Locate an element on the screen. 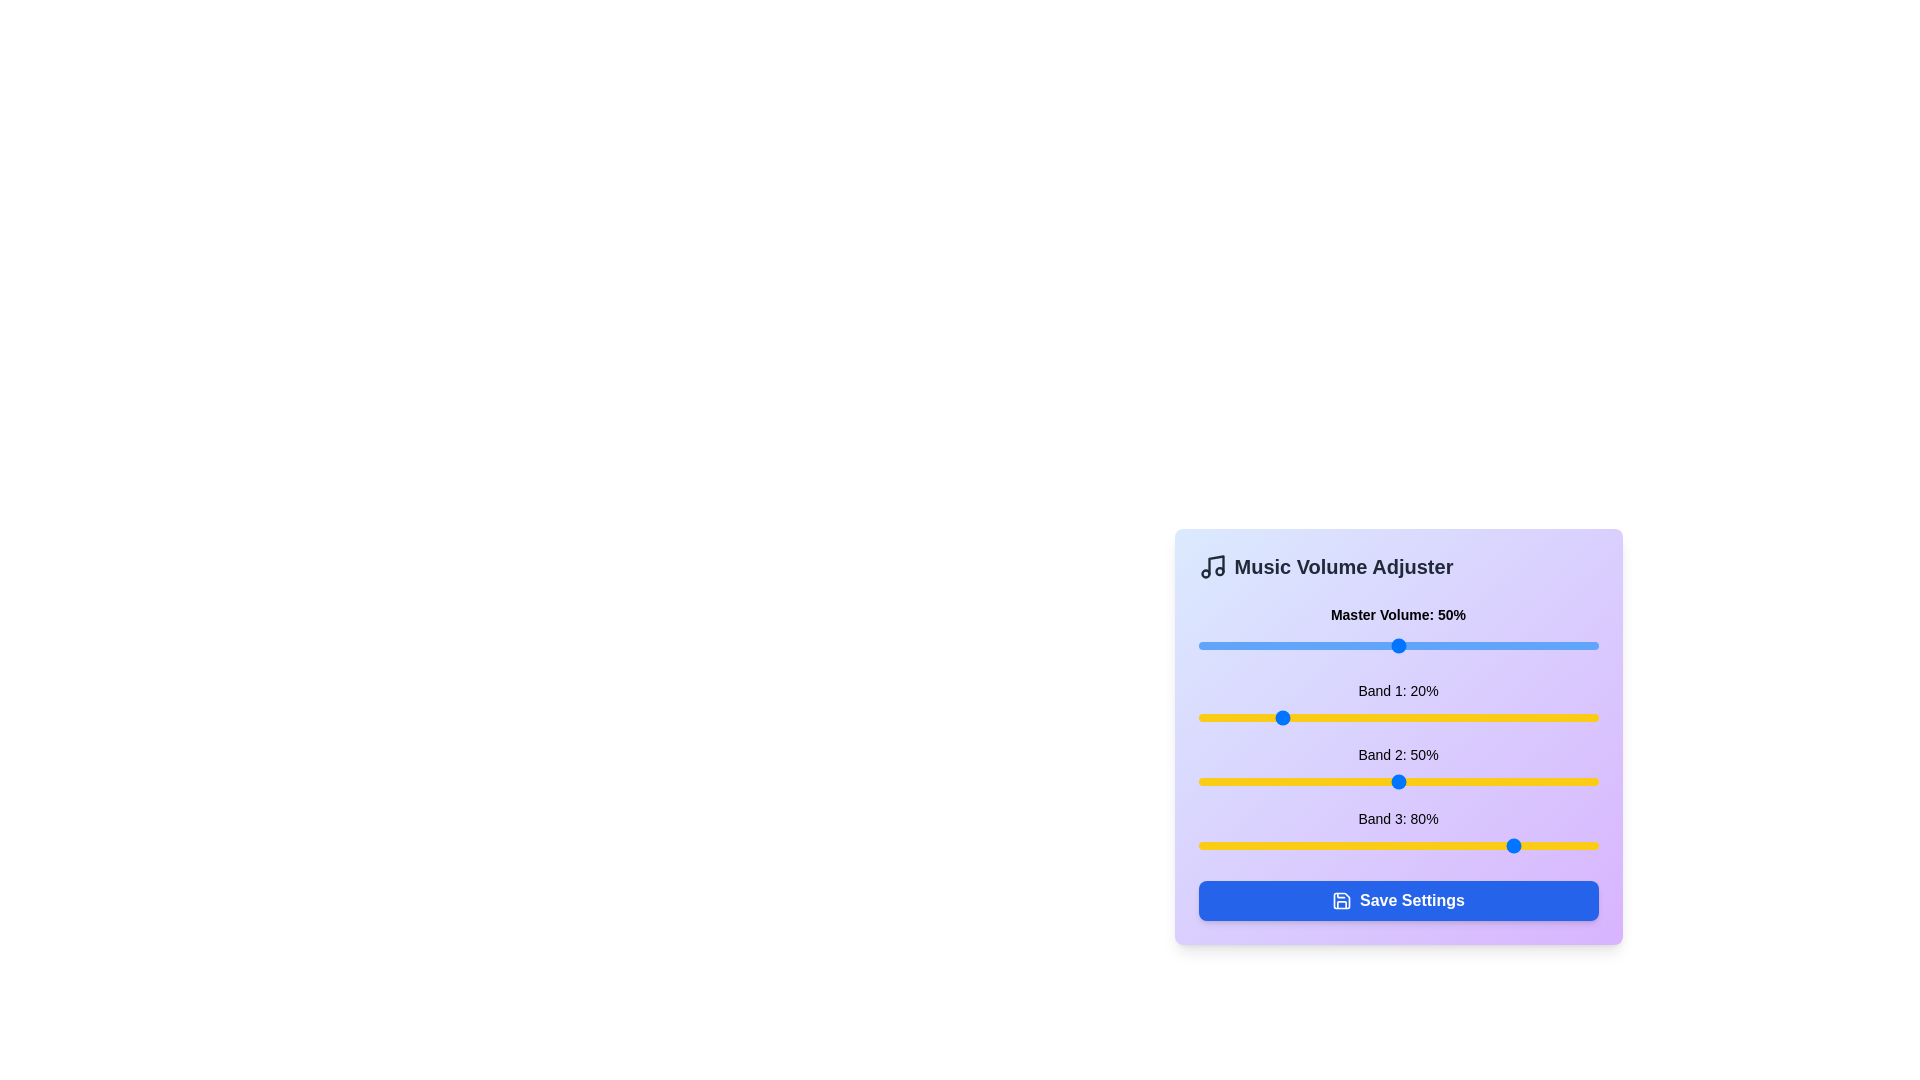  Band 1 is located at coordinates (1417, 716).